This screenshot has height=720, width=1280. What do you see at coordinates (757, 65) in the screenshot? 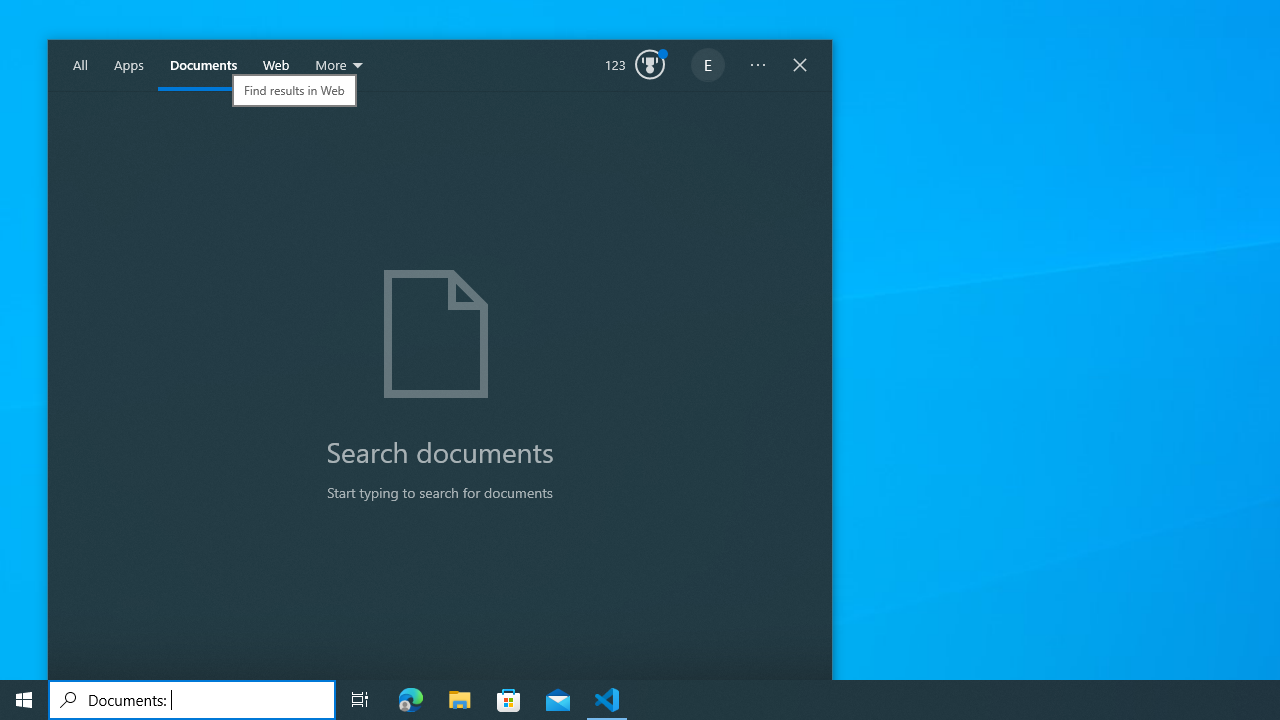
I see `'Options'` at bounding box center [757, 65].